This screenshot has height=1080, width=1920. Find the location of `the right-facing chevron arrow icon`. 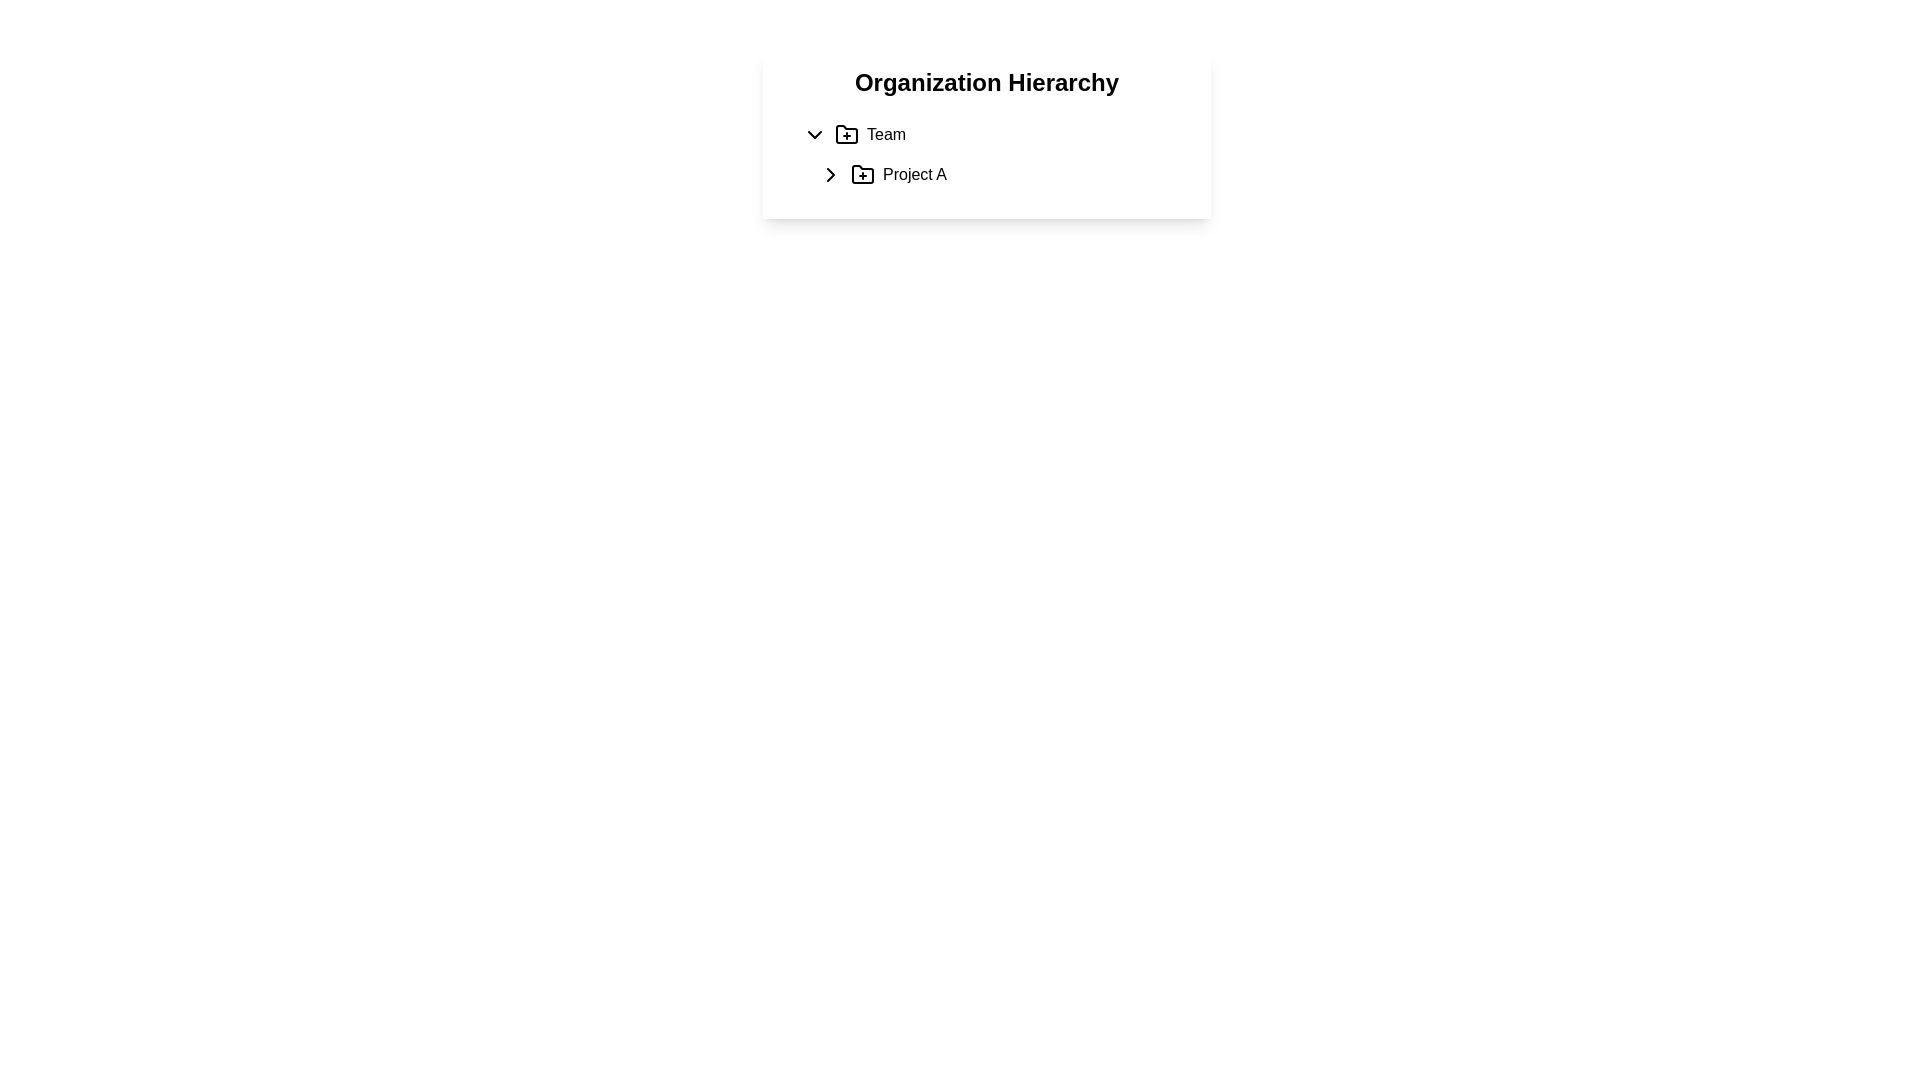

the right-facing chevron arrow icon is located at coordinates (830, 173).